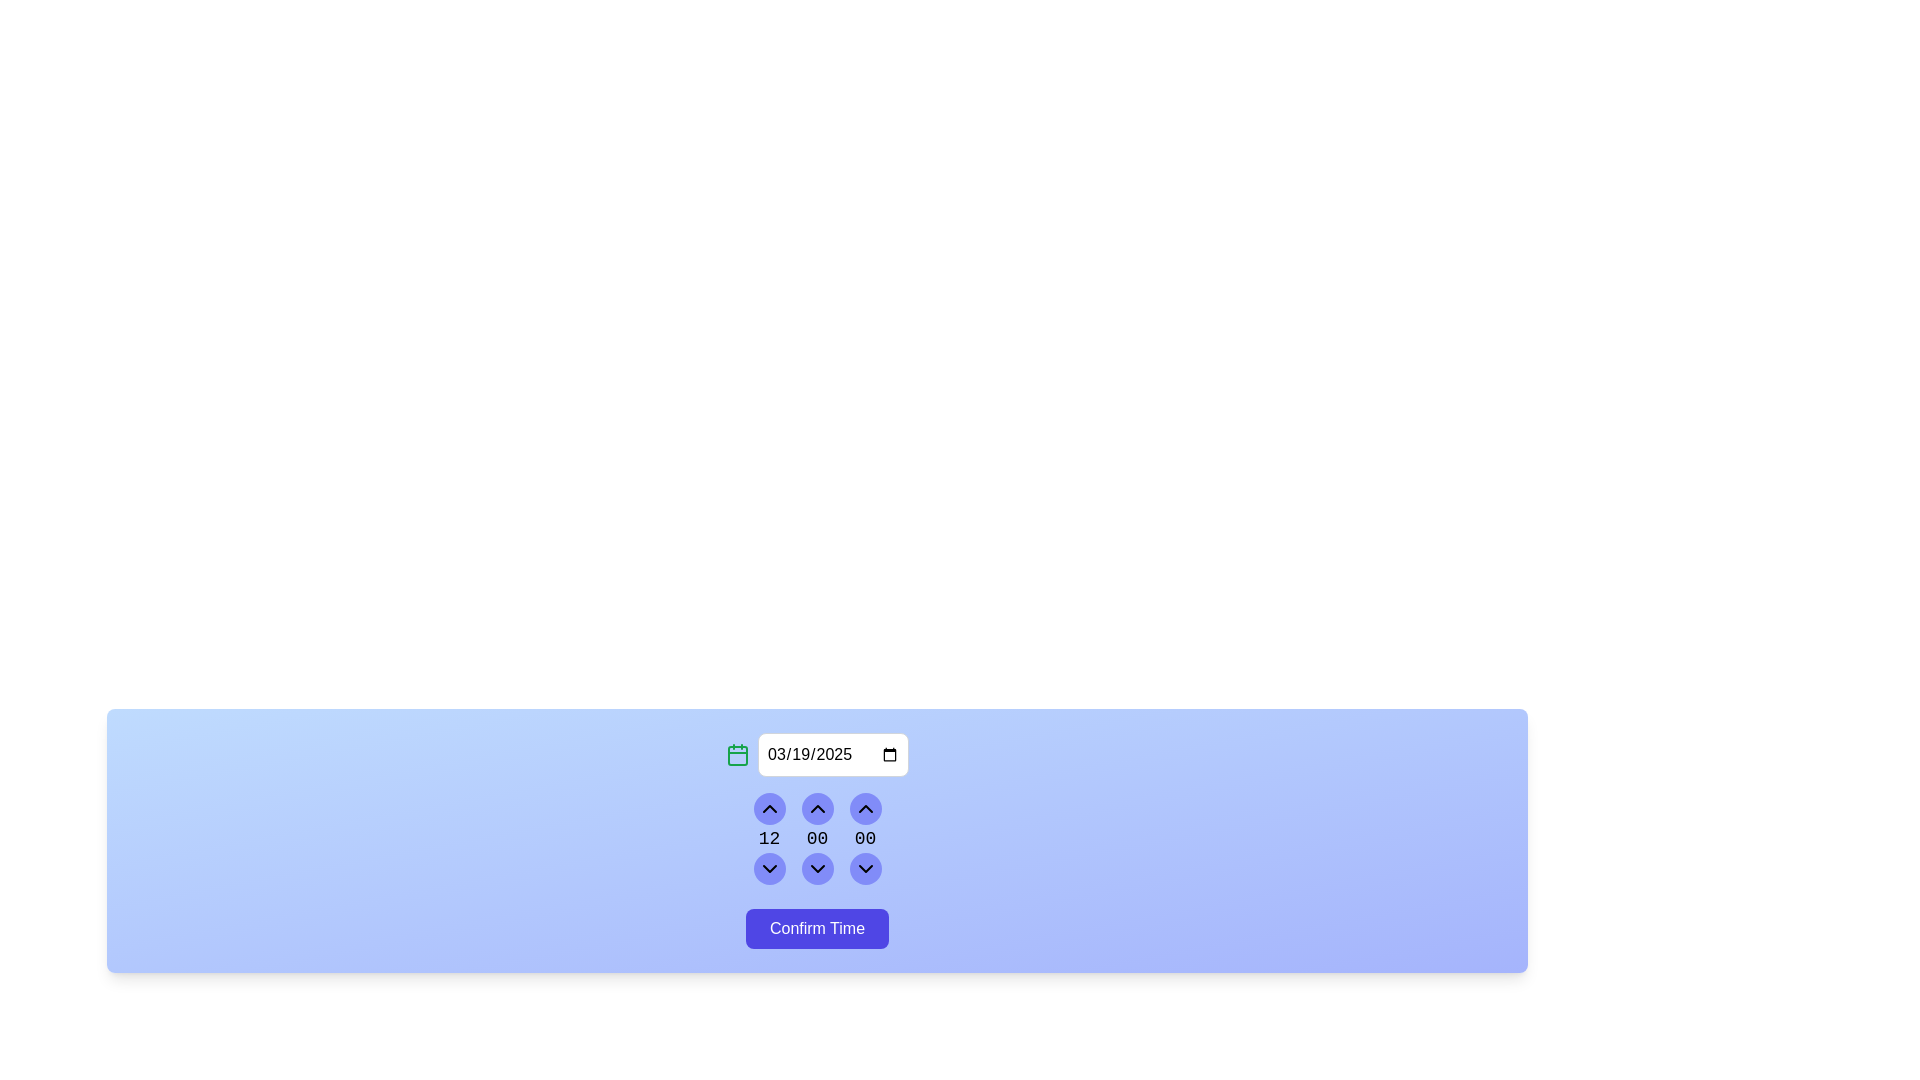 Image resolution: width=1920 pixels, height=1080 pixels. Describe the element at coordinates (817, 867) in the screenshot. I see `the downward-pointing chevron icon button located below the minutes in the numeric time selector UI, which is styled with a light blue circular background and a black stroke icon` at that location.